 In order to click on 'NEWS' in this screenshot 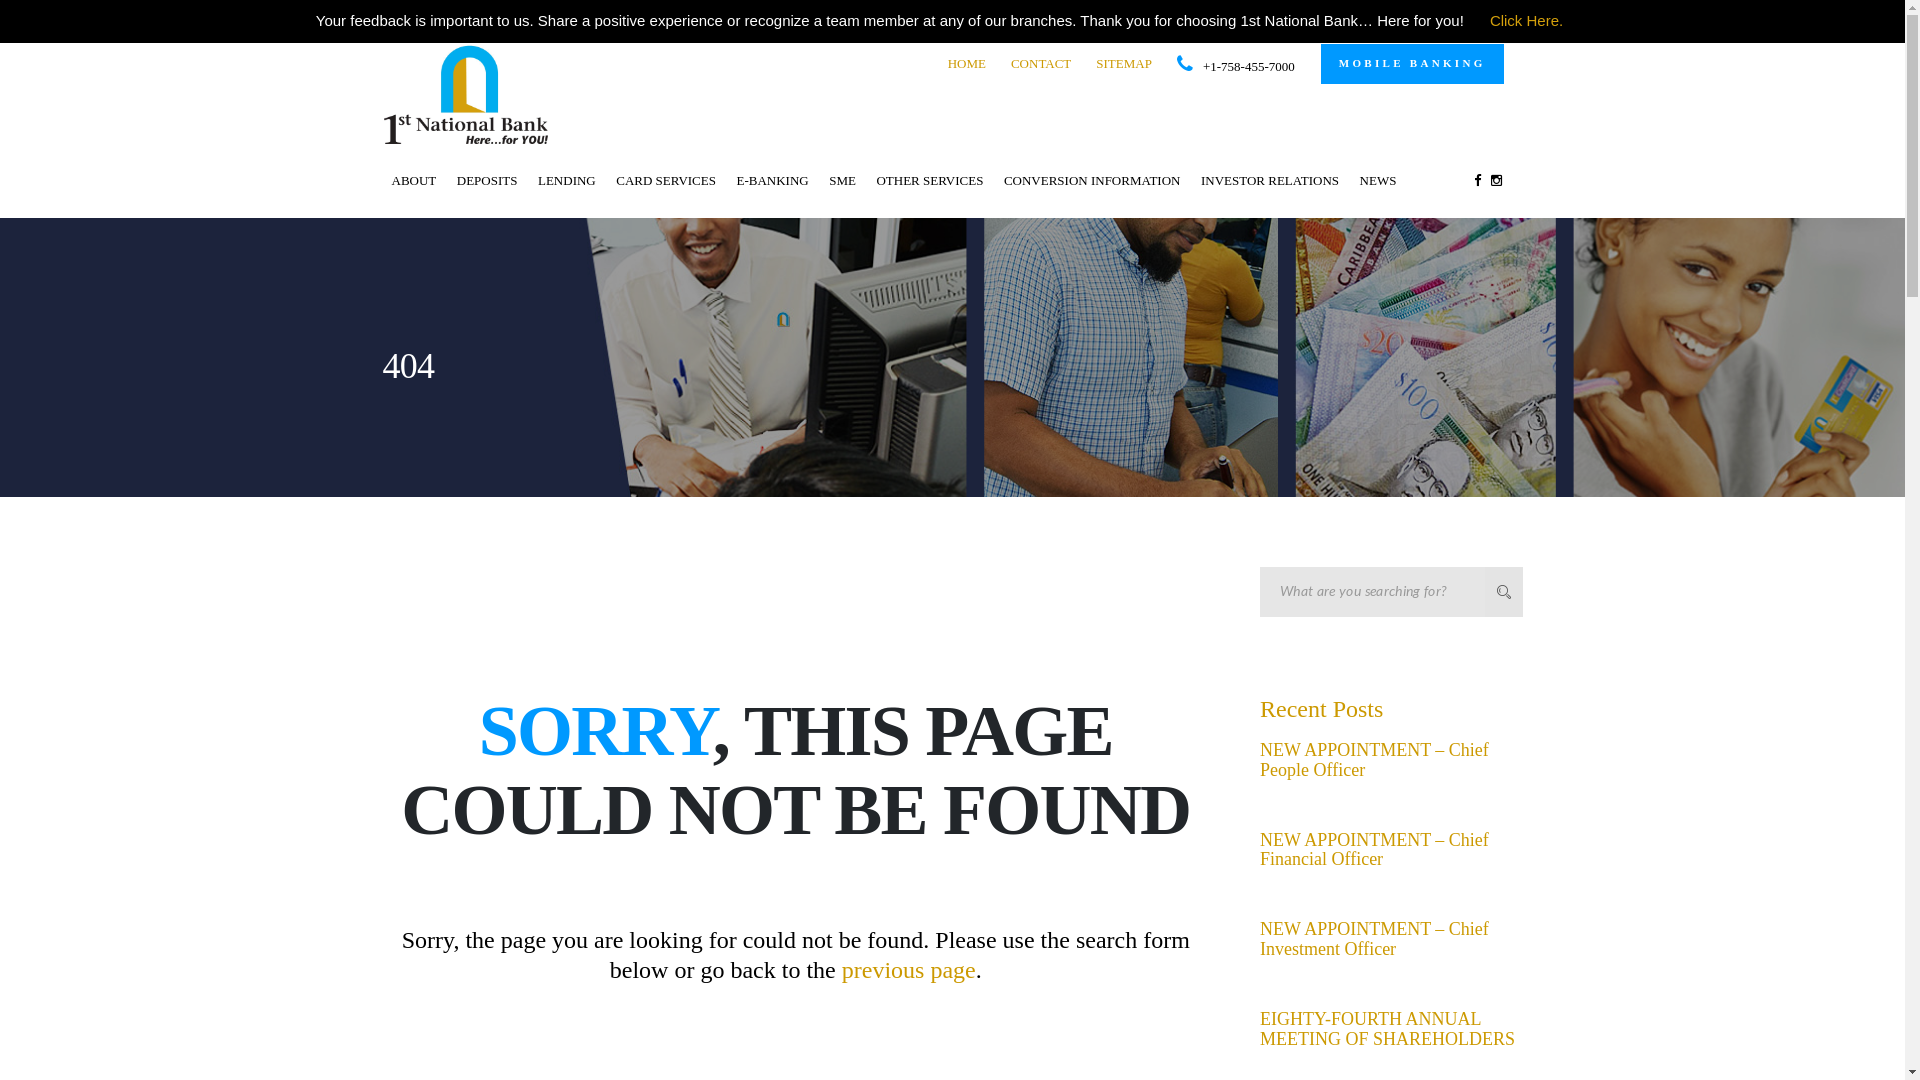, I will do `click(1377, 180)`.